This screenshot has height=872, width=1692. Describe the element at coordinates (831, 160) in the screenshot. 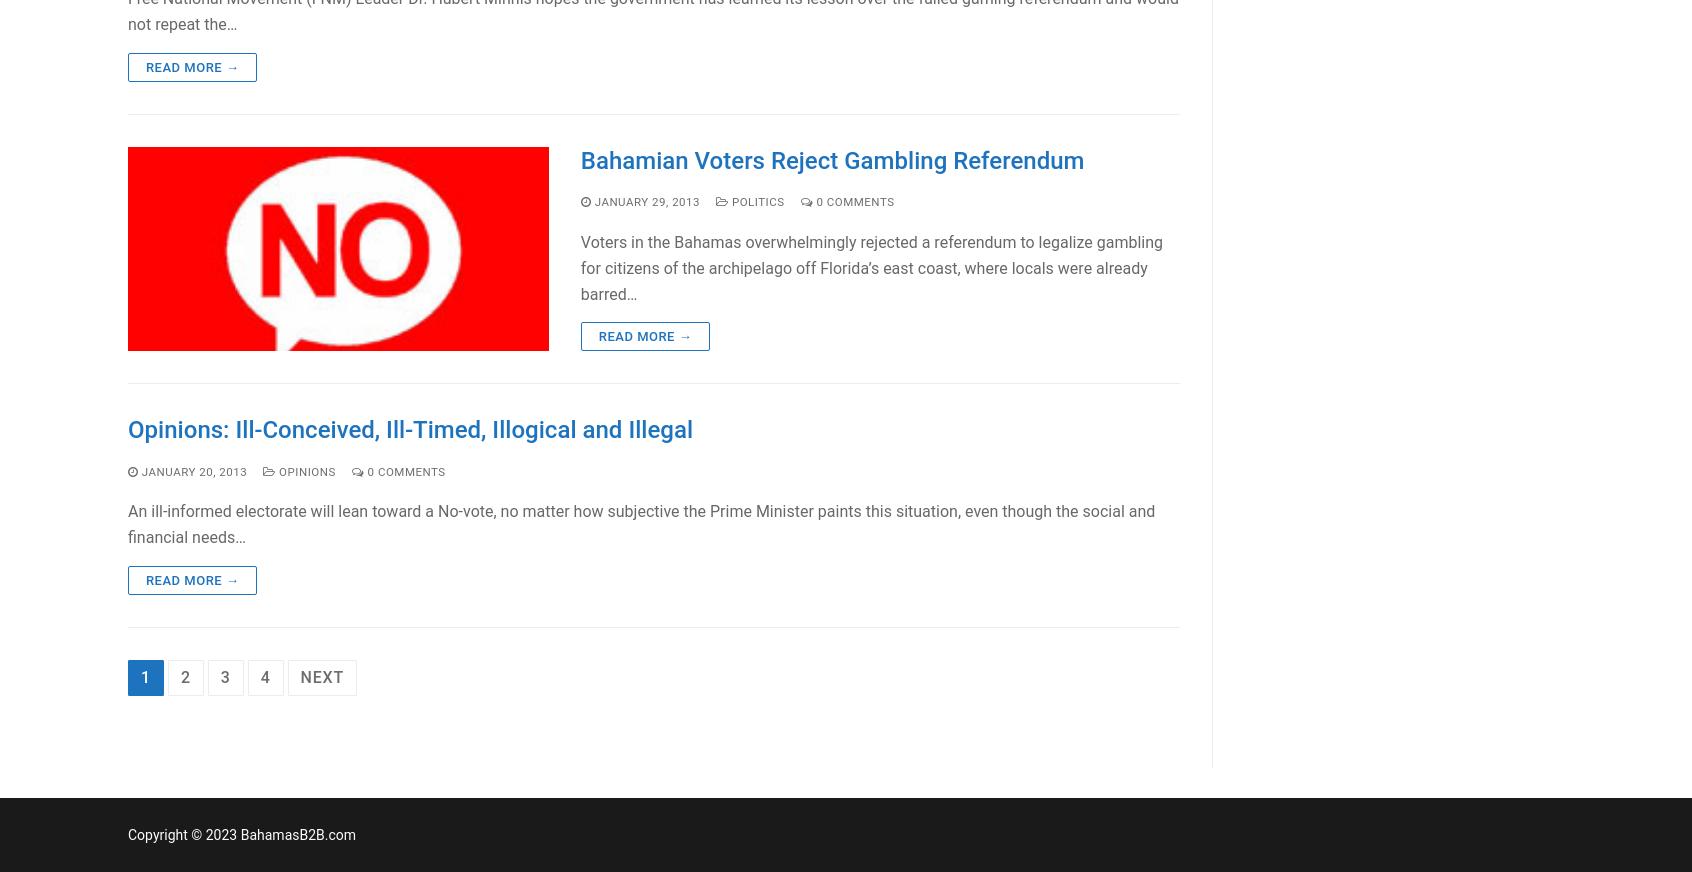

I see `'Bahamian Voters Reject Gambling Referendum'` at that location.